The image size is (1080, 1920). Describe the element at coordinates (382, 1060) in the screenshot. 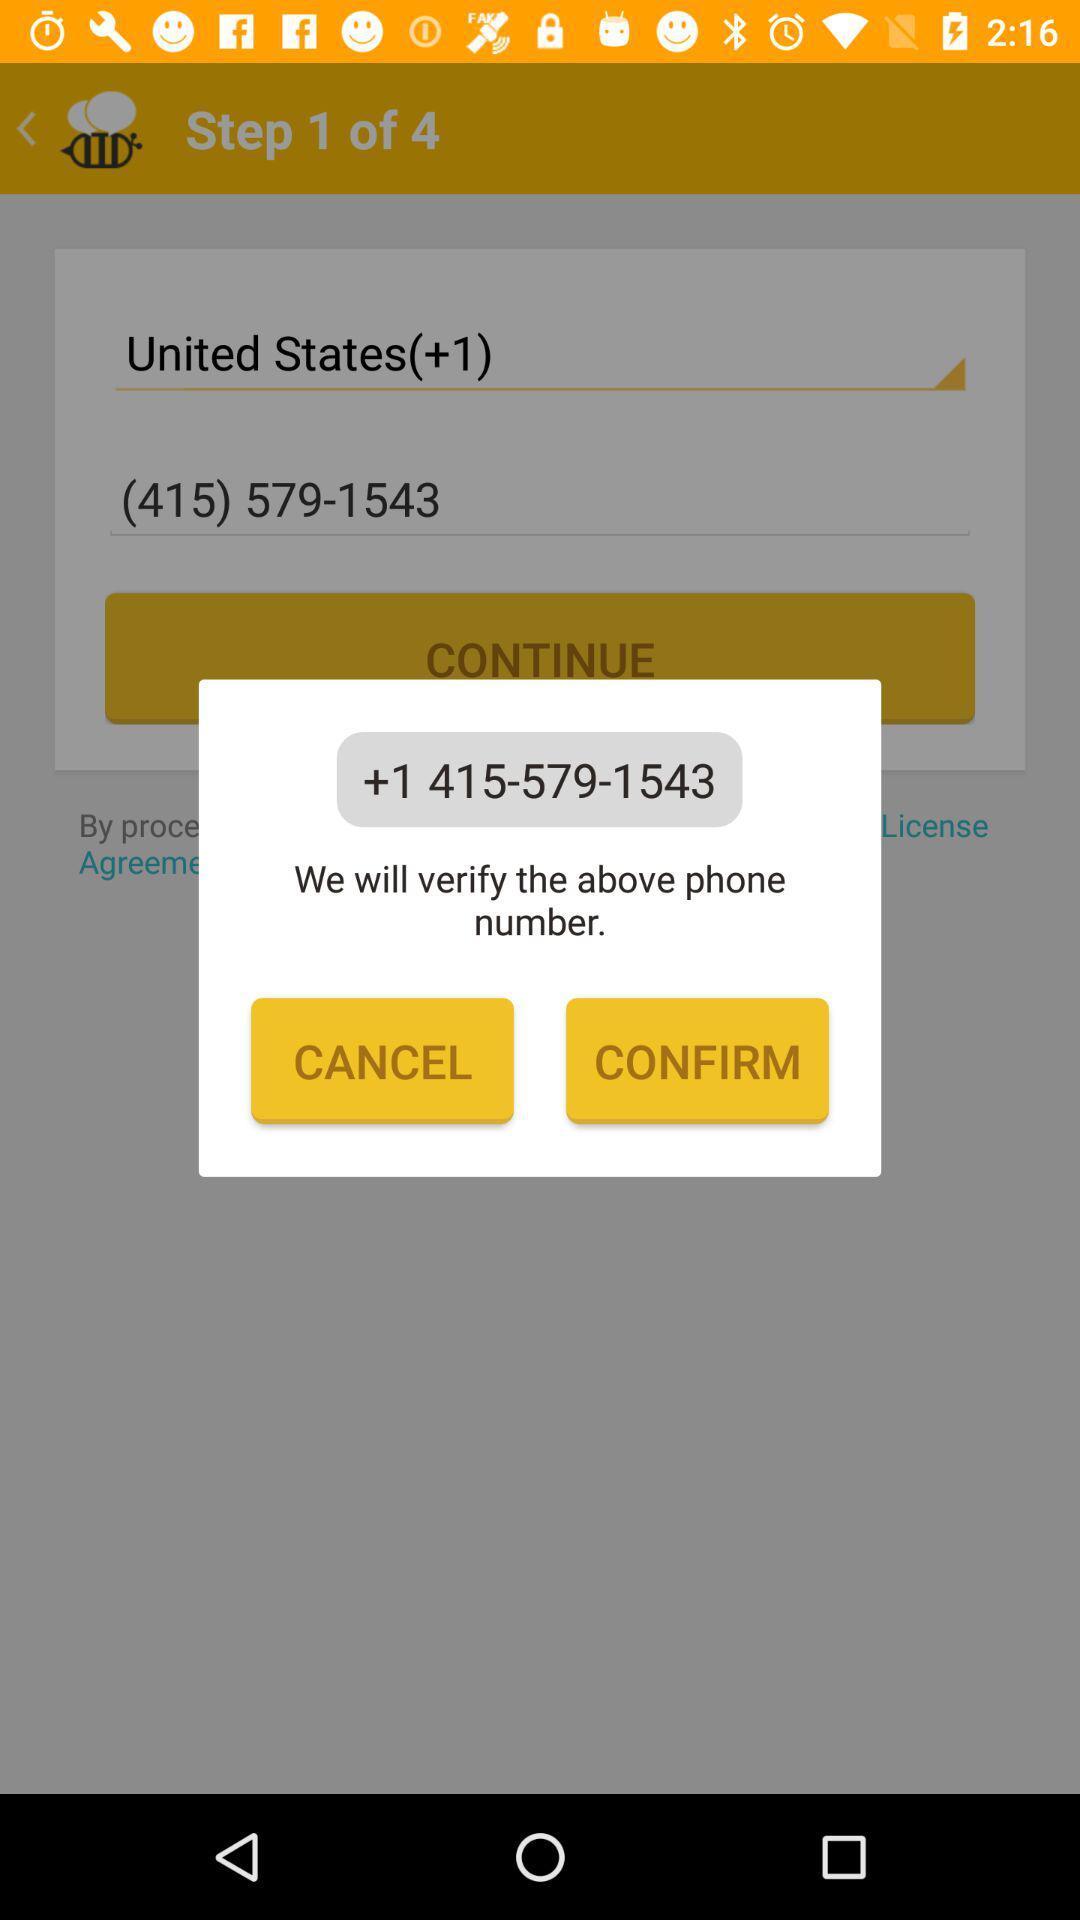

I see `cancel` at that location.